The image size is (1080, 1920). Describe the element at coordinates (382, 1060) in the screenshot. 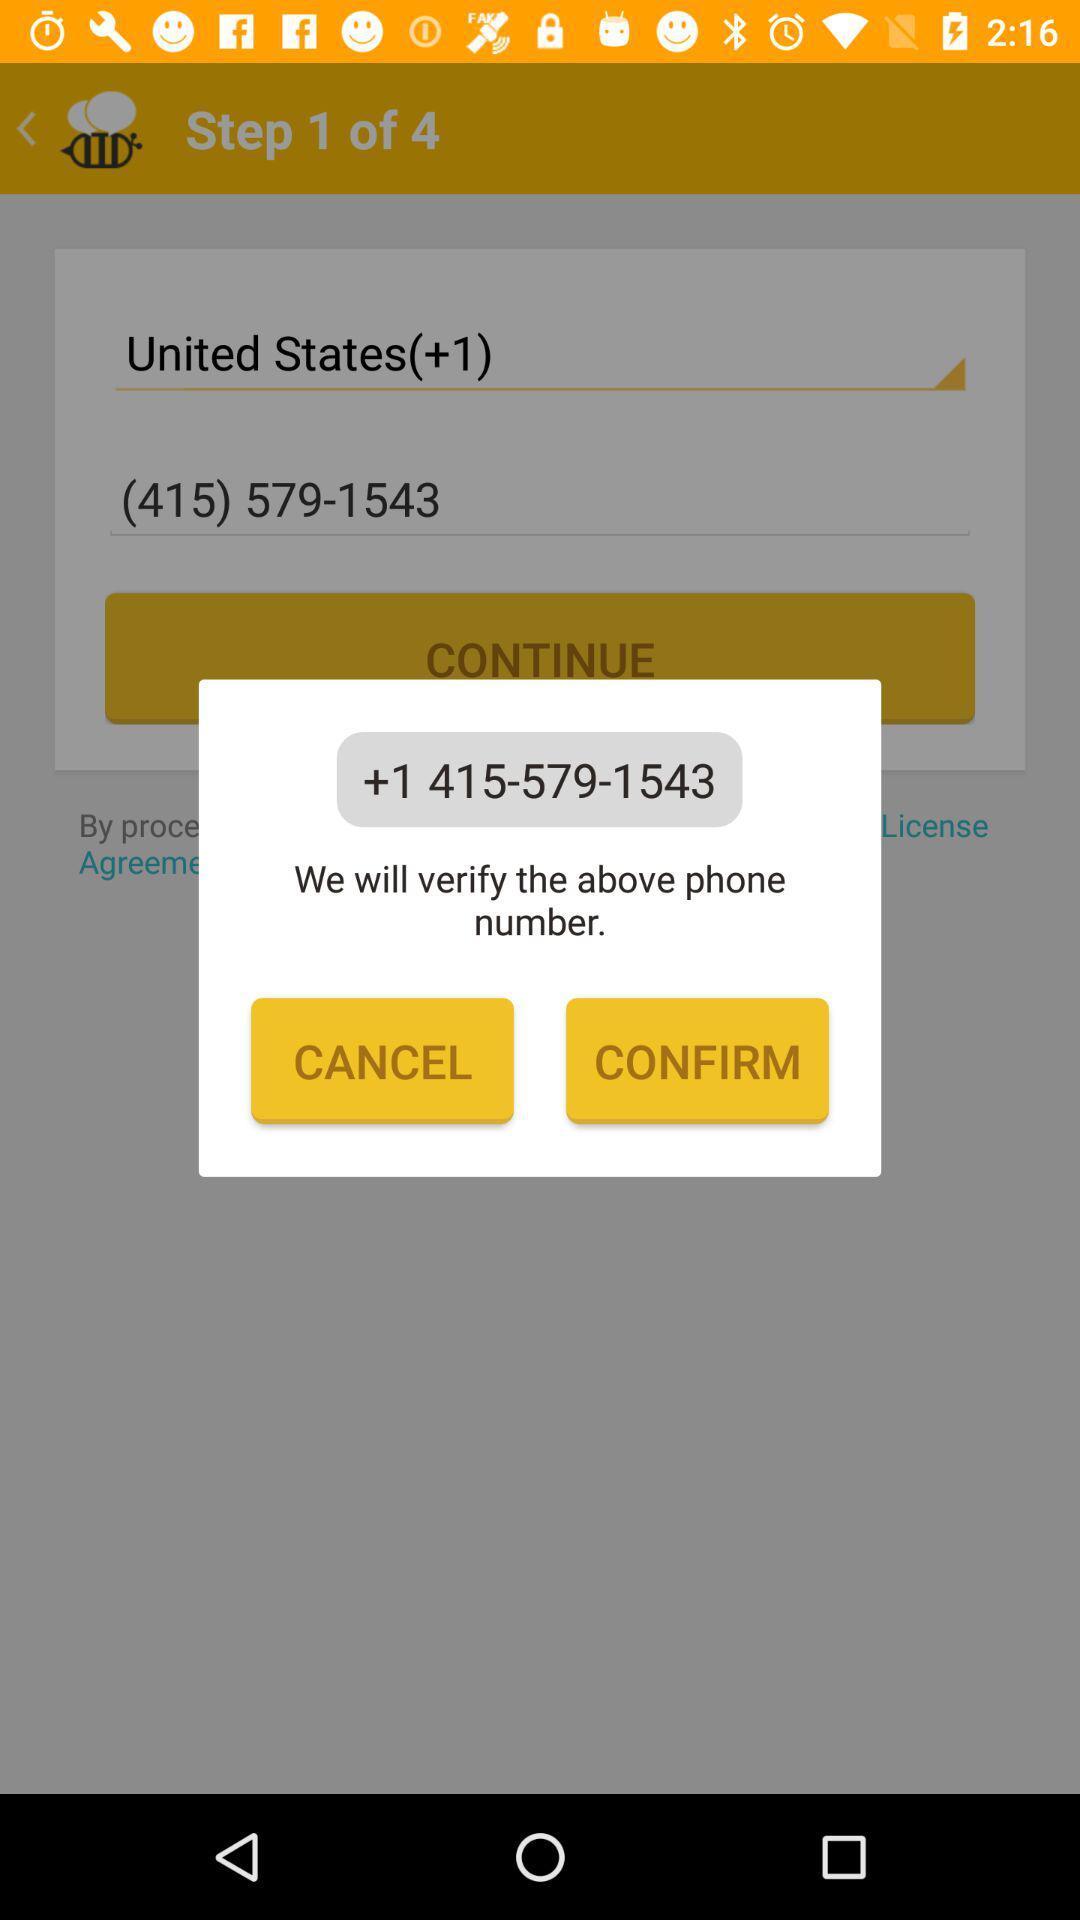

I see `cancel` at that location.